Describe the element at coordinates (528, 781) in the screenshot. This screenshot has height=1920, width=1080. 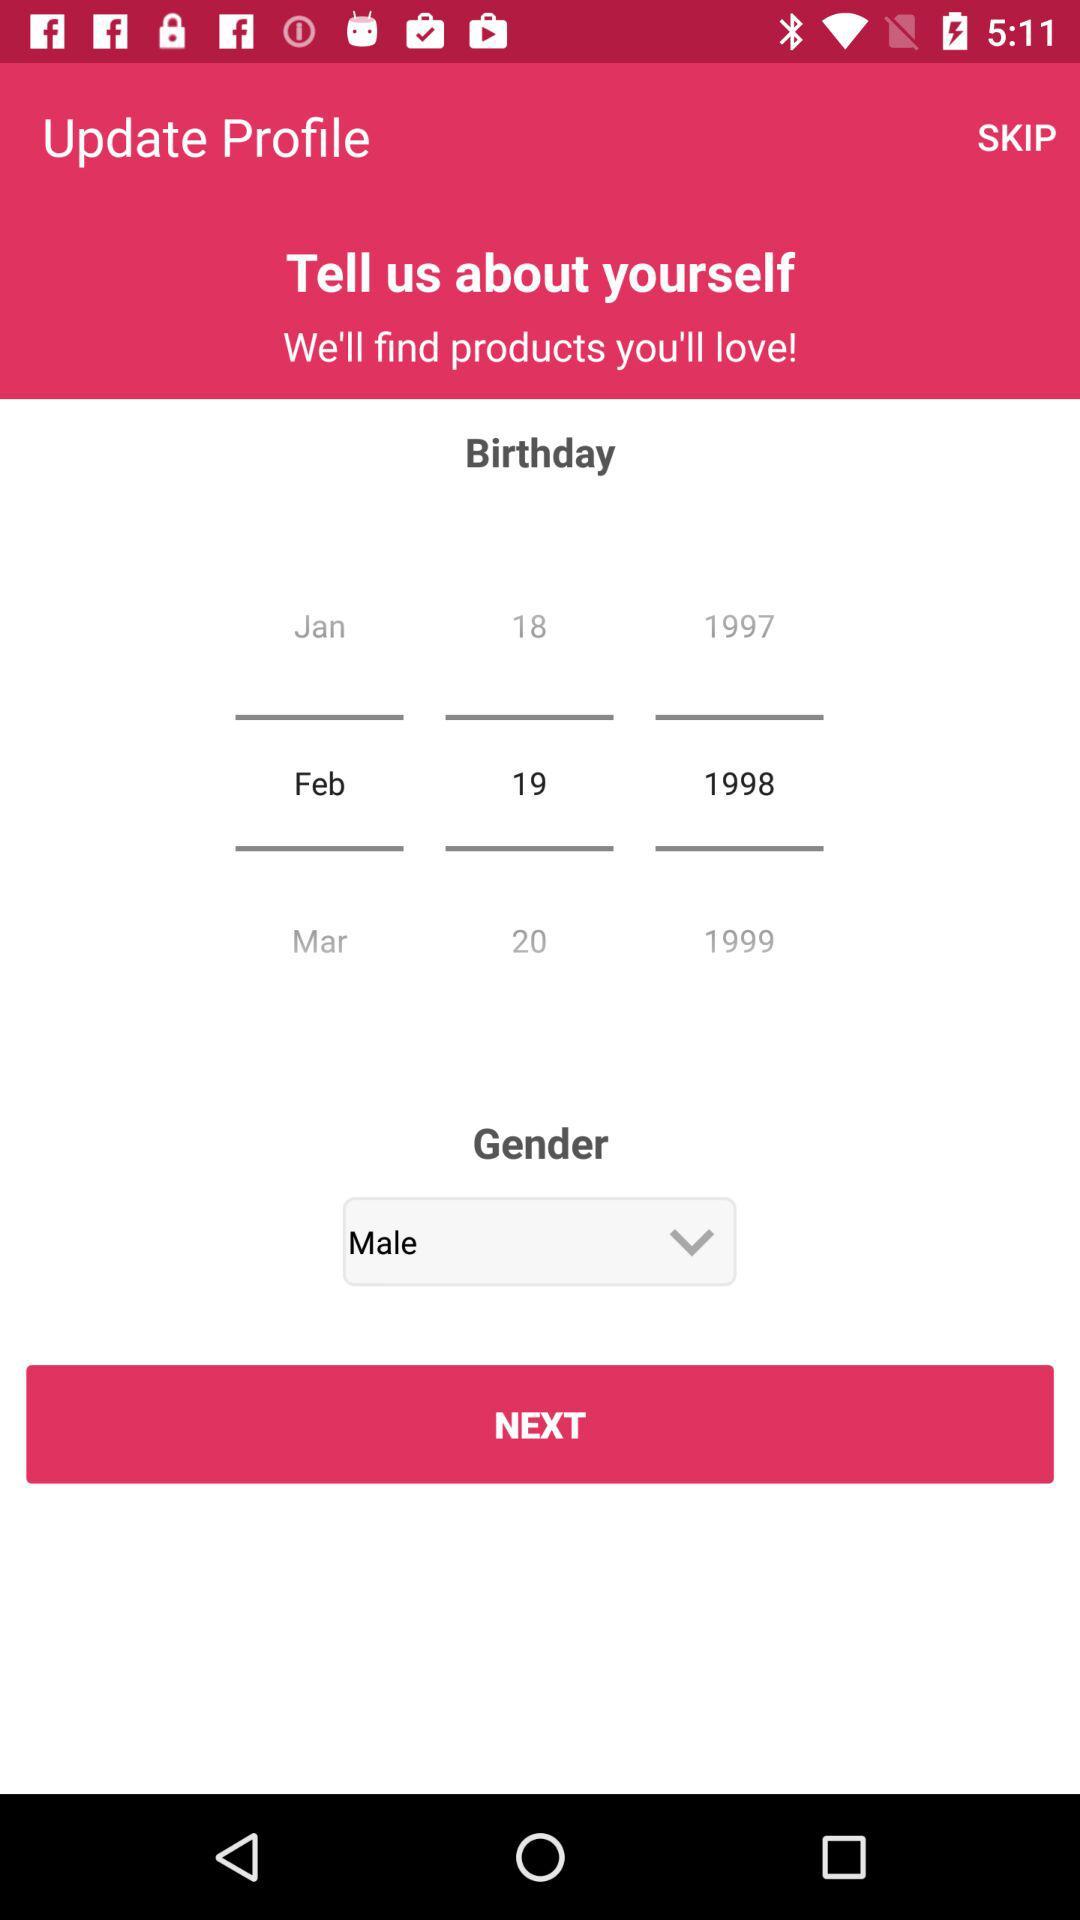
I see `item next to feb icon` at that location.